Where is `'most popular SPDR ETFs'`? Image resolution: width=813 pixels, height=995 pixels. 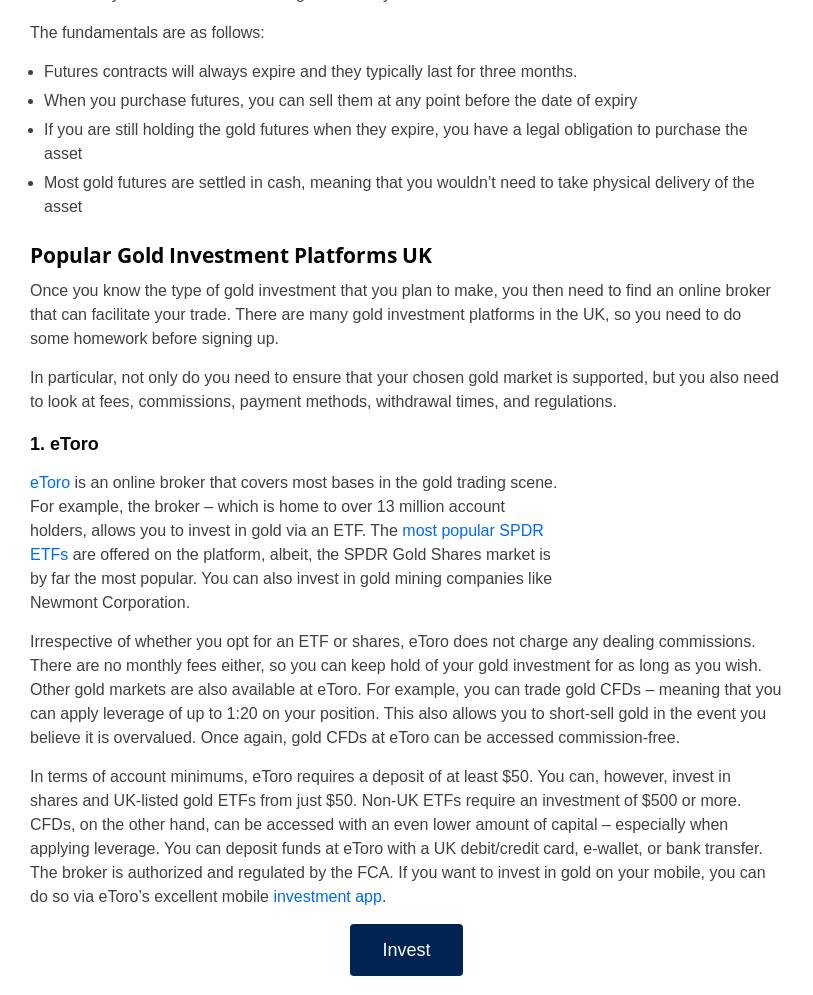 'most popular SPDR ETFs' is located at coordinates (285, 542).